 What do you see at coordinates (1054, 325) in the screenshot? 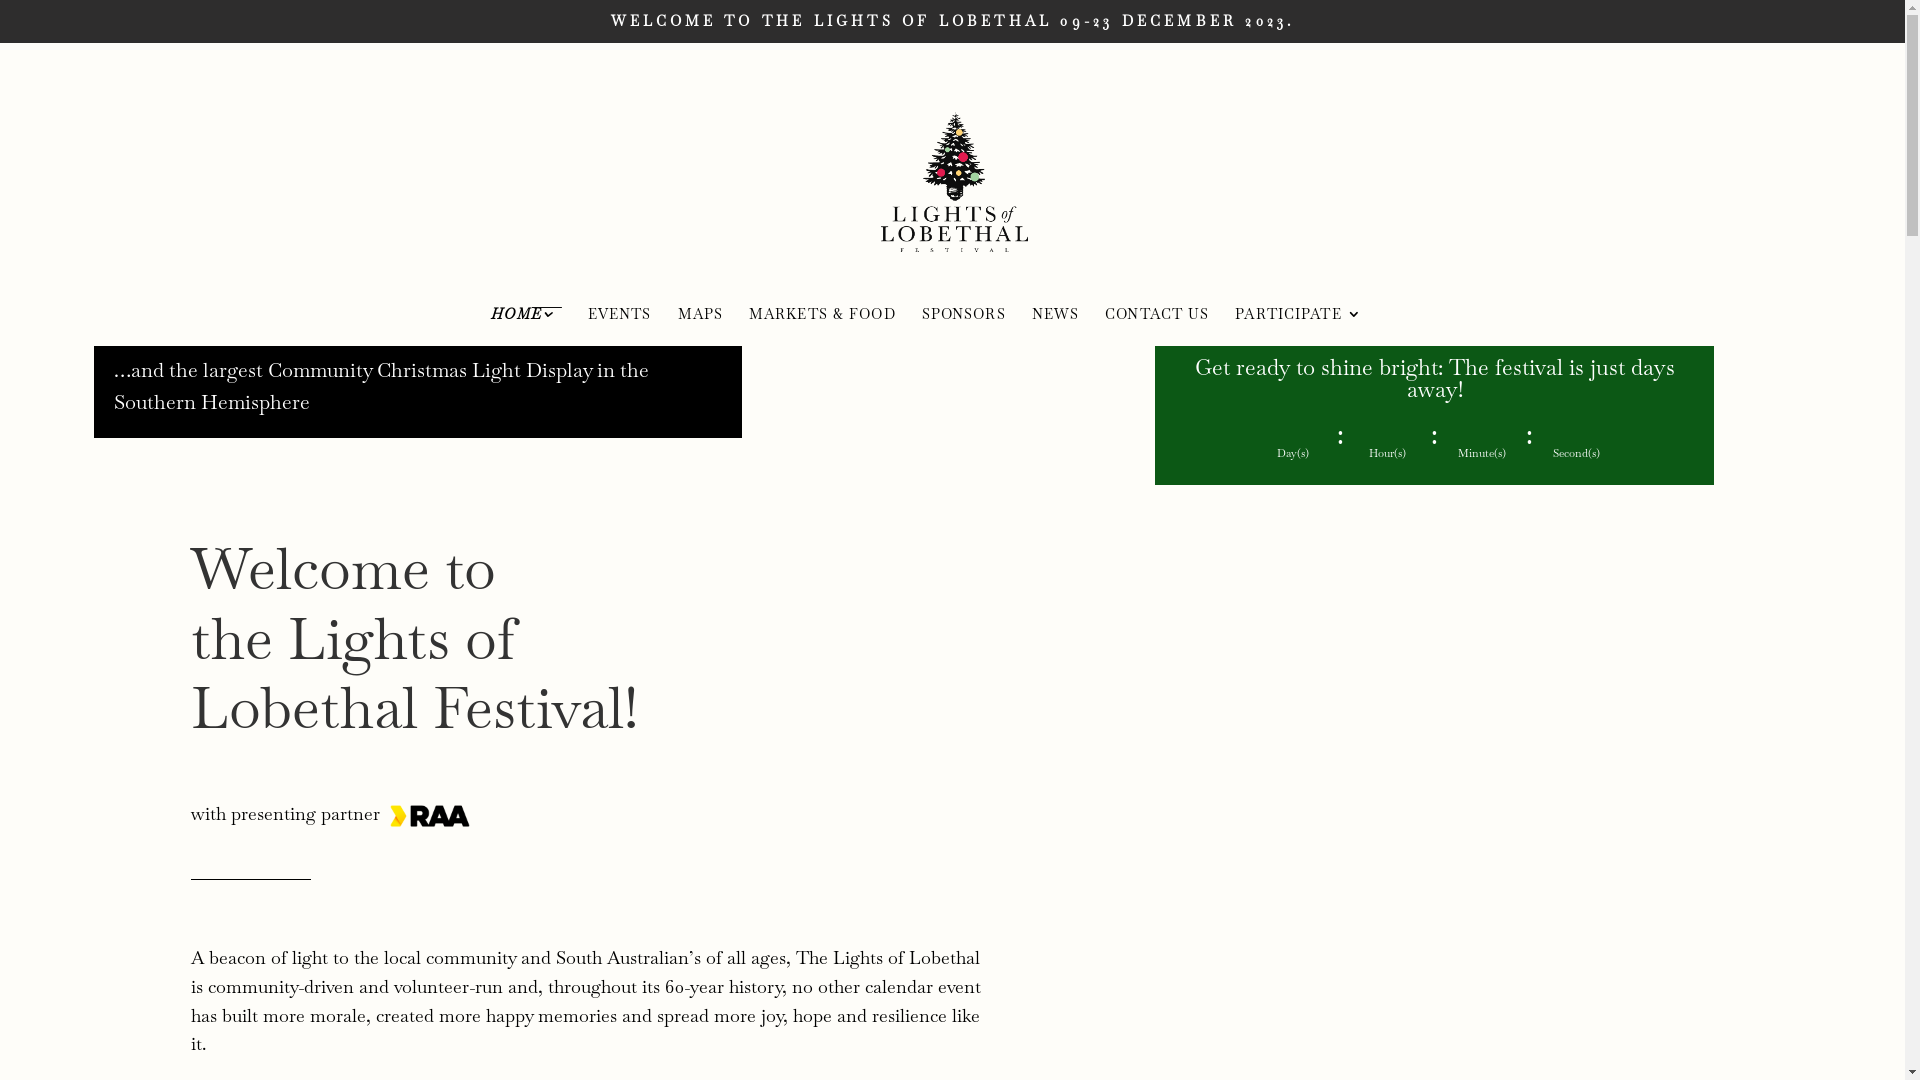
I see `'NEWS'` at bounding box center [1054, 325].